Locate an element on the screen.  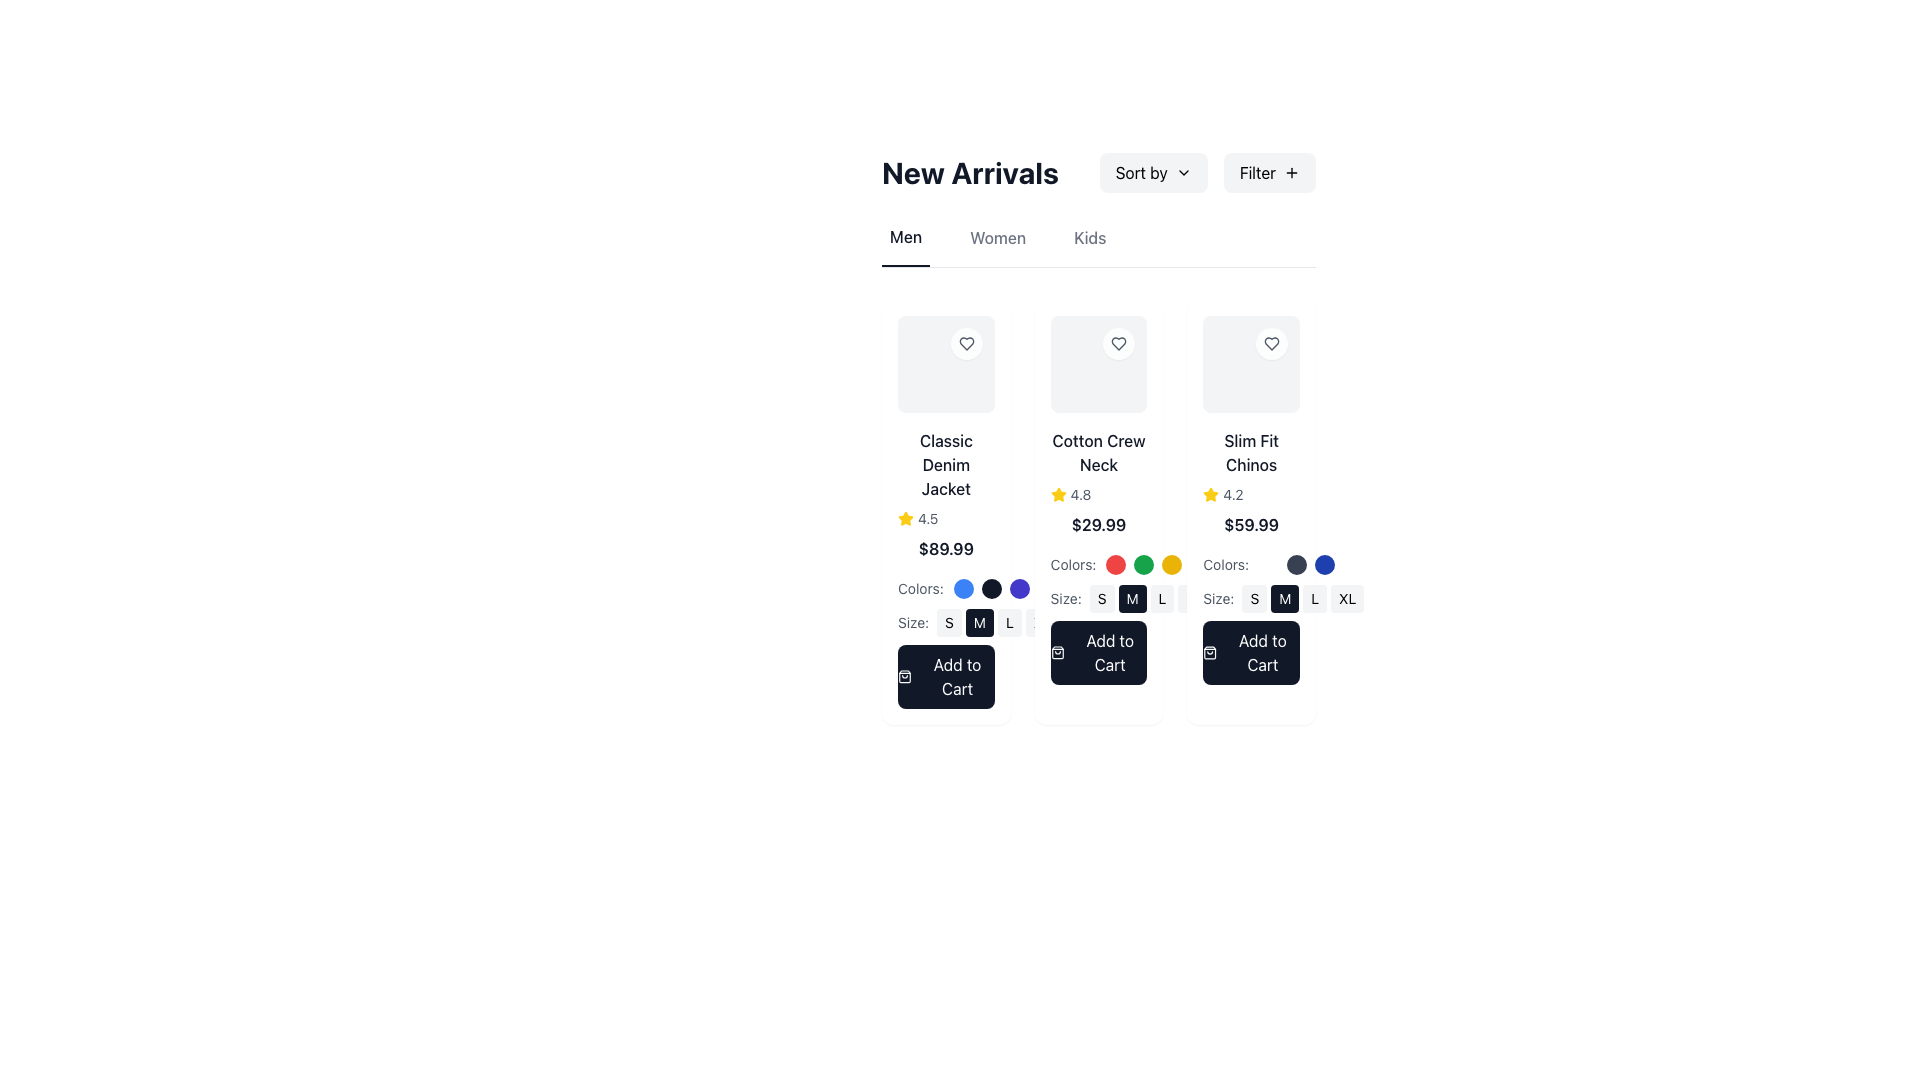
the 'S' size button located under the 'Size:' label in the first product card of the merchandise section is located at coordinates (945, 621).